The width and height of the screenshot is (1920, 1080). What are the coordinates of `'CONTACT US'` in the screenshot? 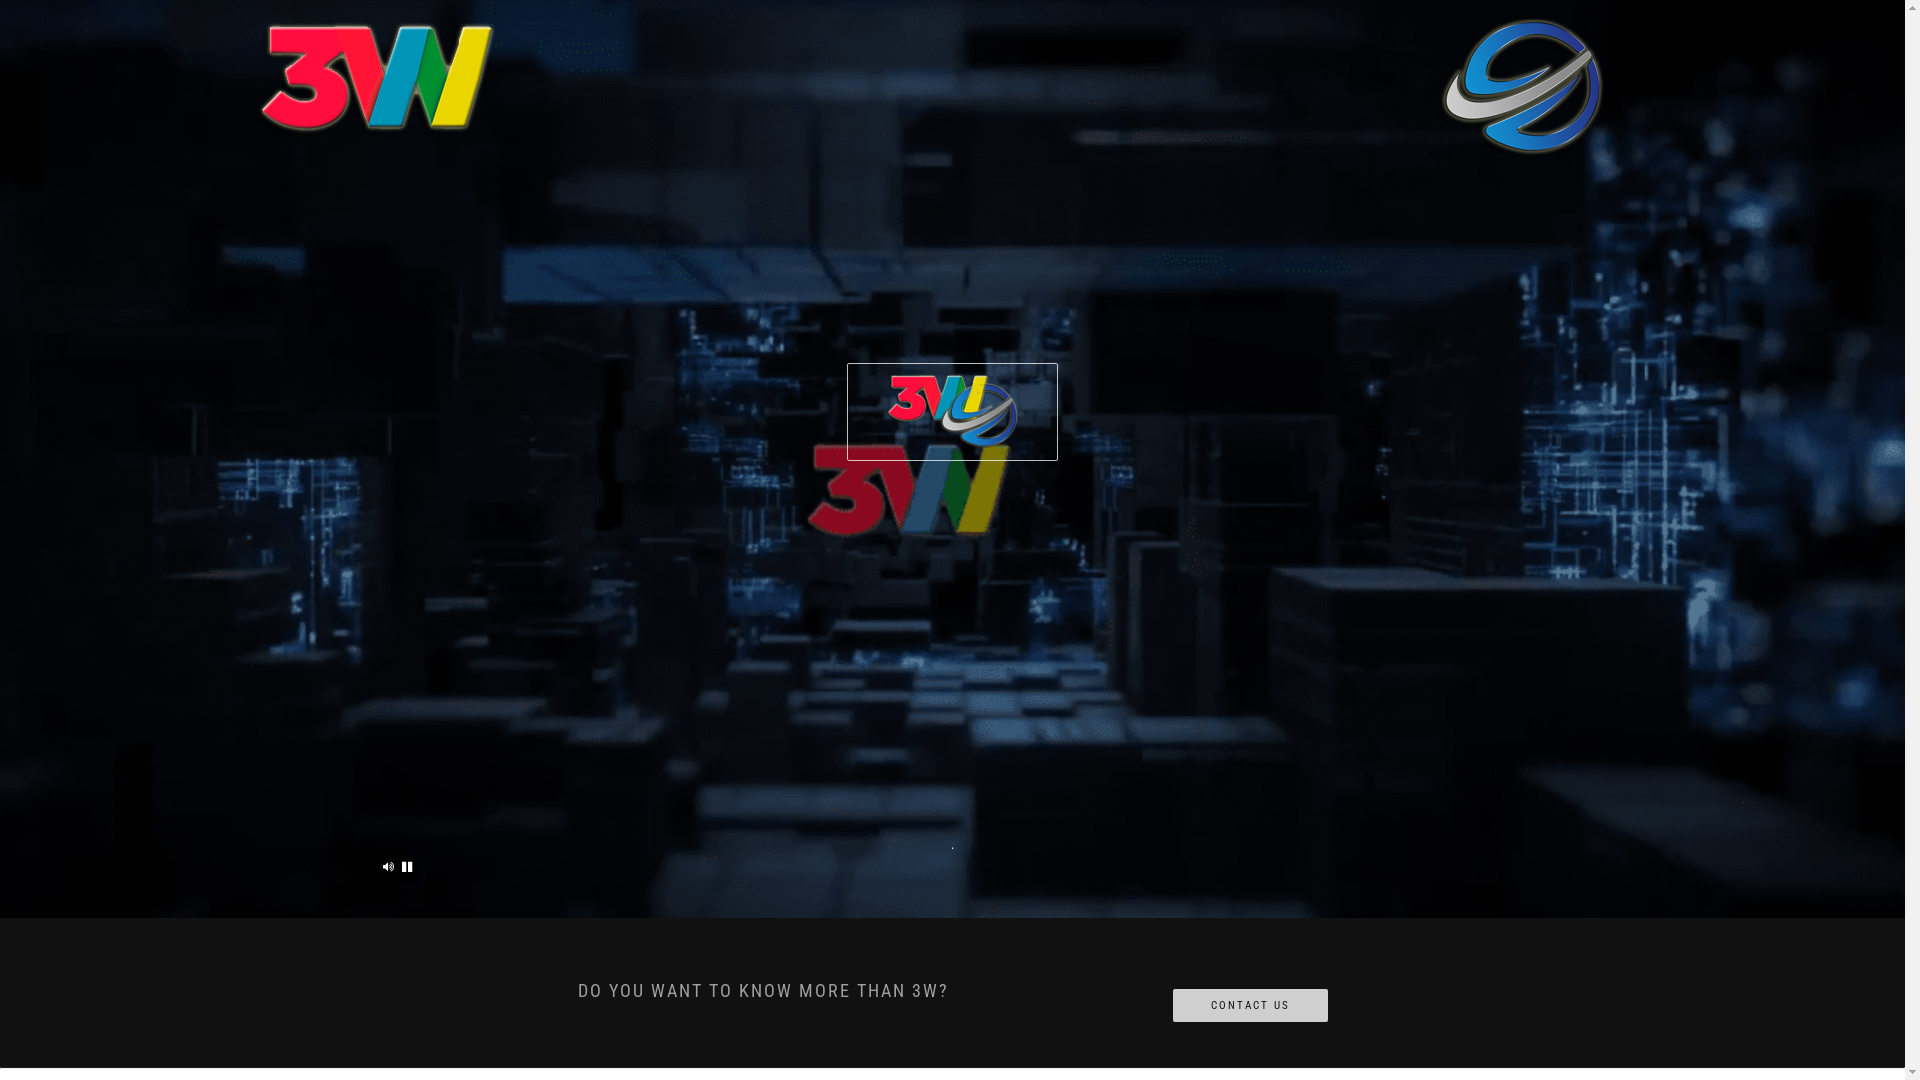 It's located at (1248, 1006).